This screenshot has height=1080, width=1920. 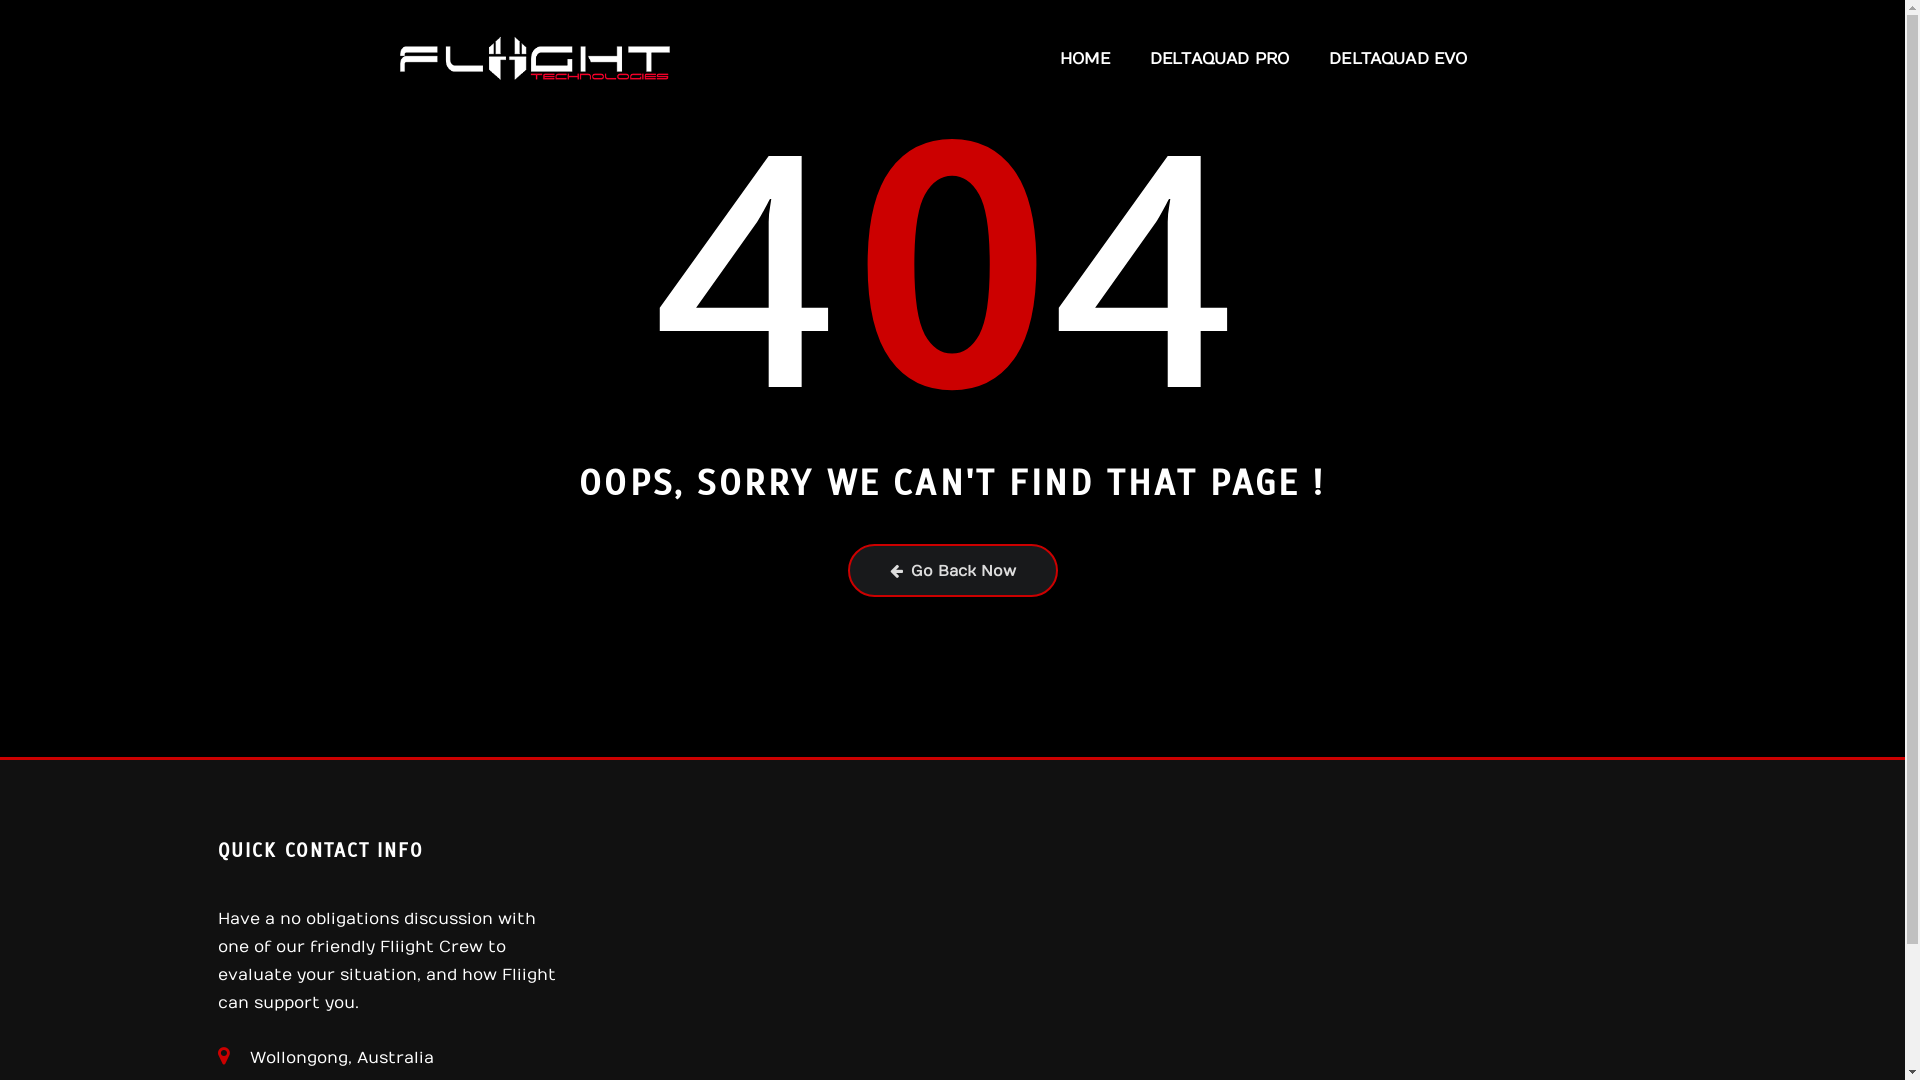 I want to click on 'DELTAQUAD EVO', so click(x=1396, y=57).